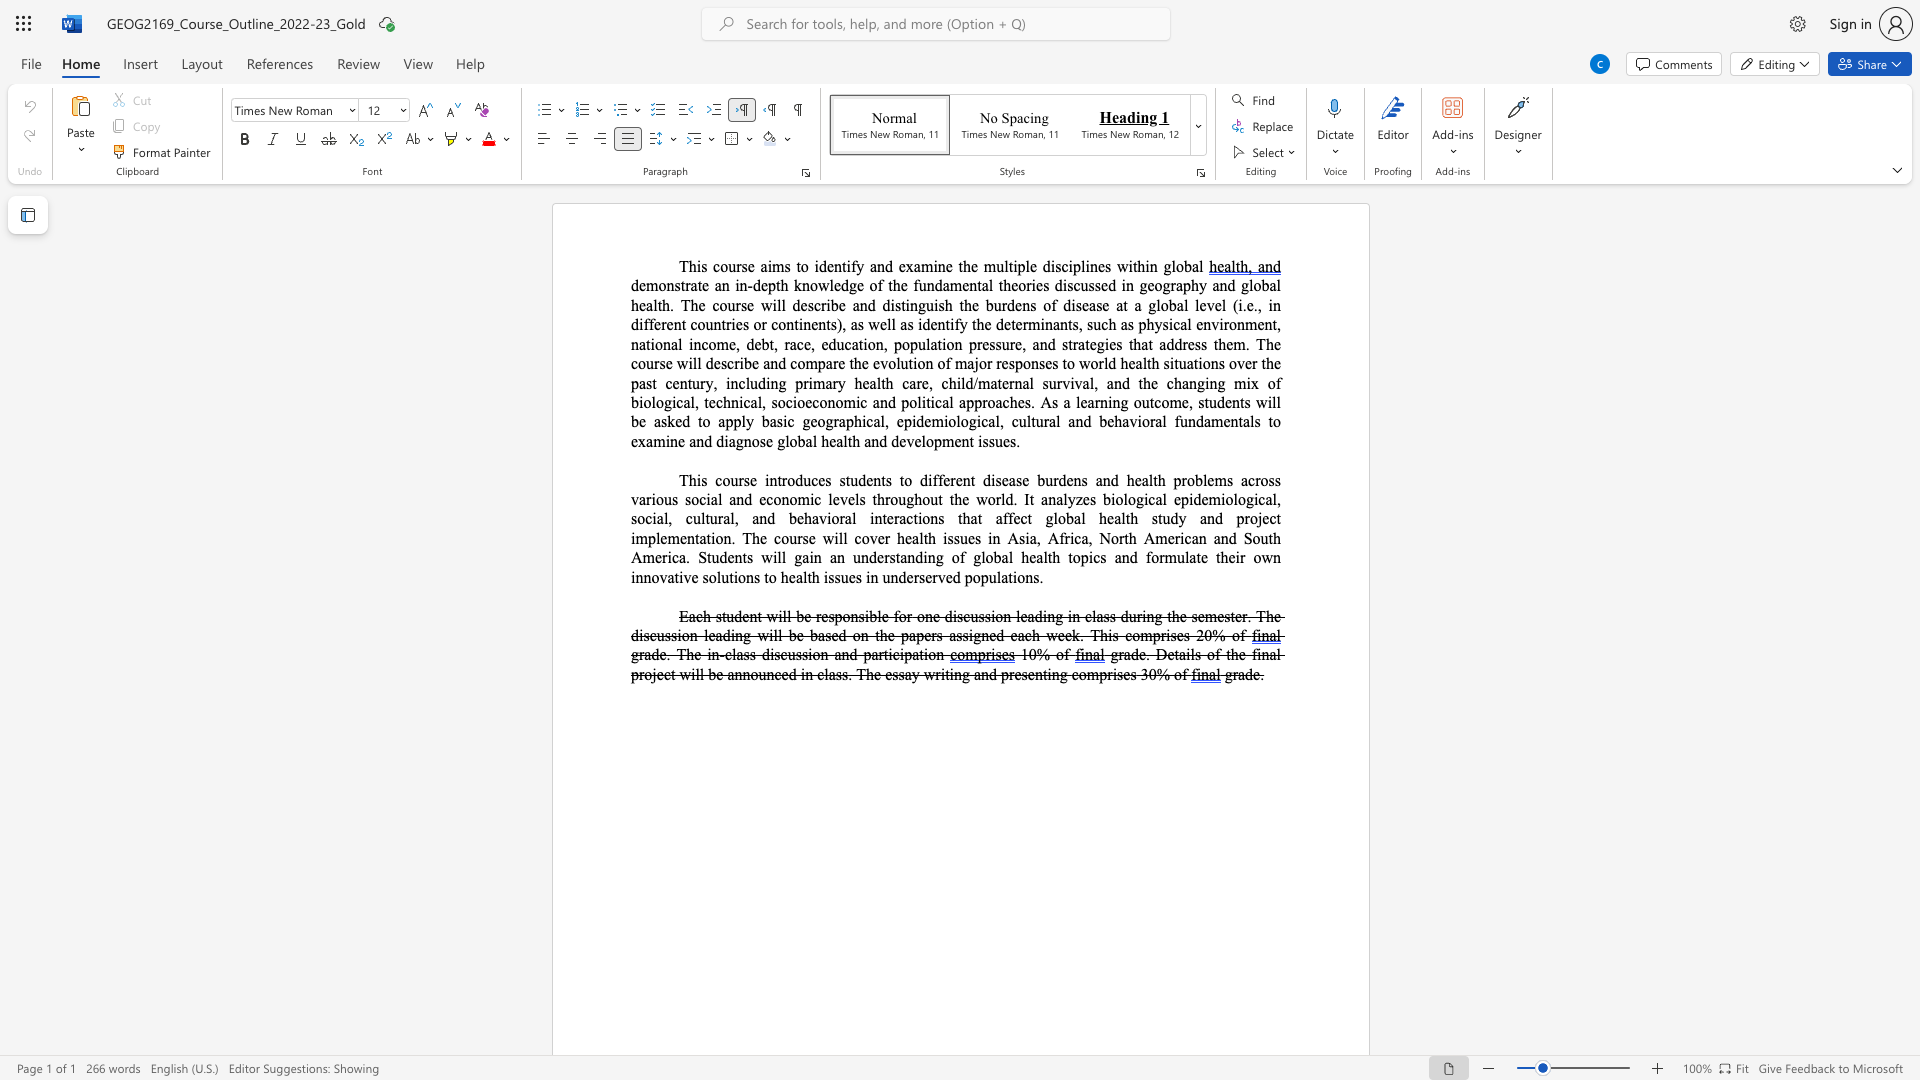 This screenshot has width=1920, height=1080. Describe the element at coordinates (662, 654) in the screenshot. I see `the 1th character "e" in the text` at that location.